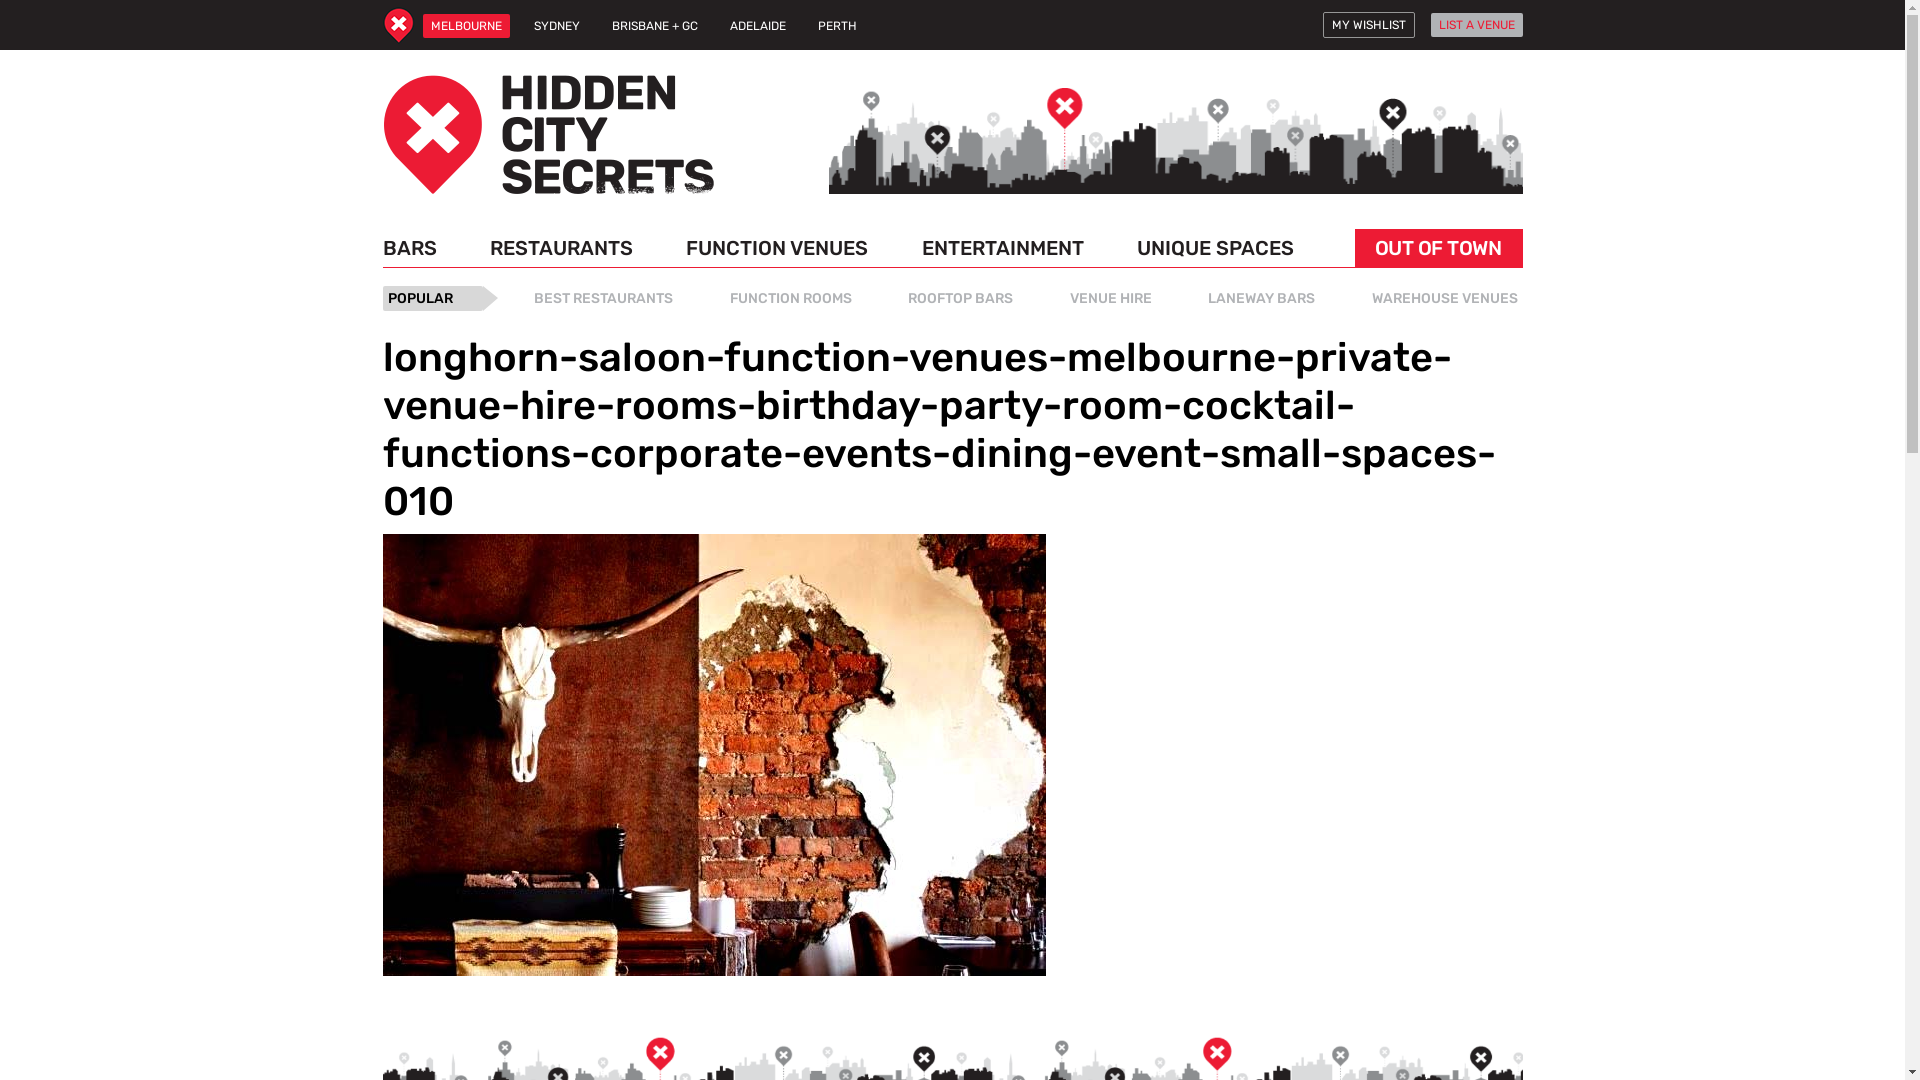  I want to click on 'BEST RESTAURANTS', so click(602, 298).